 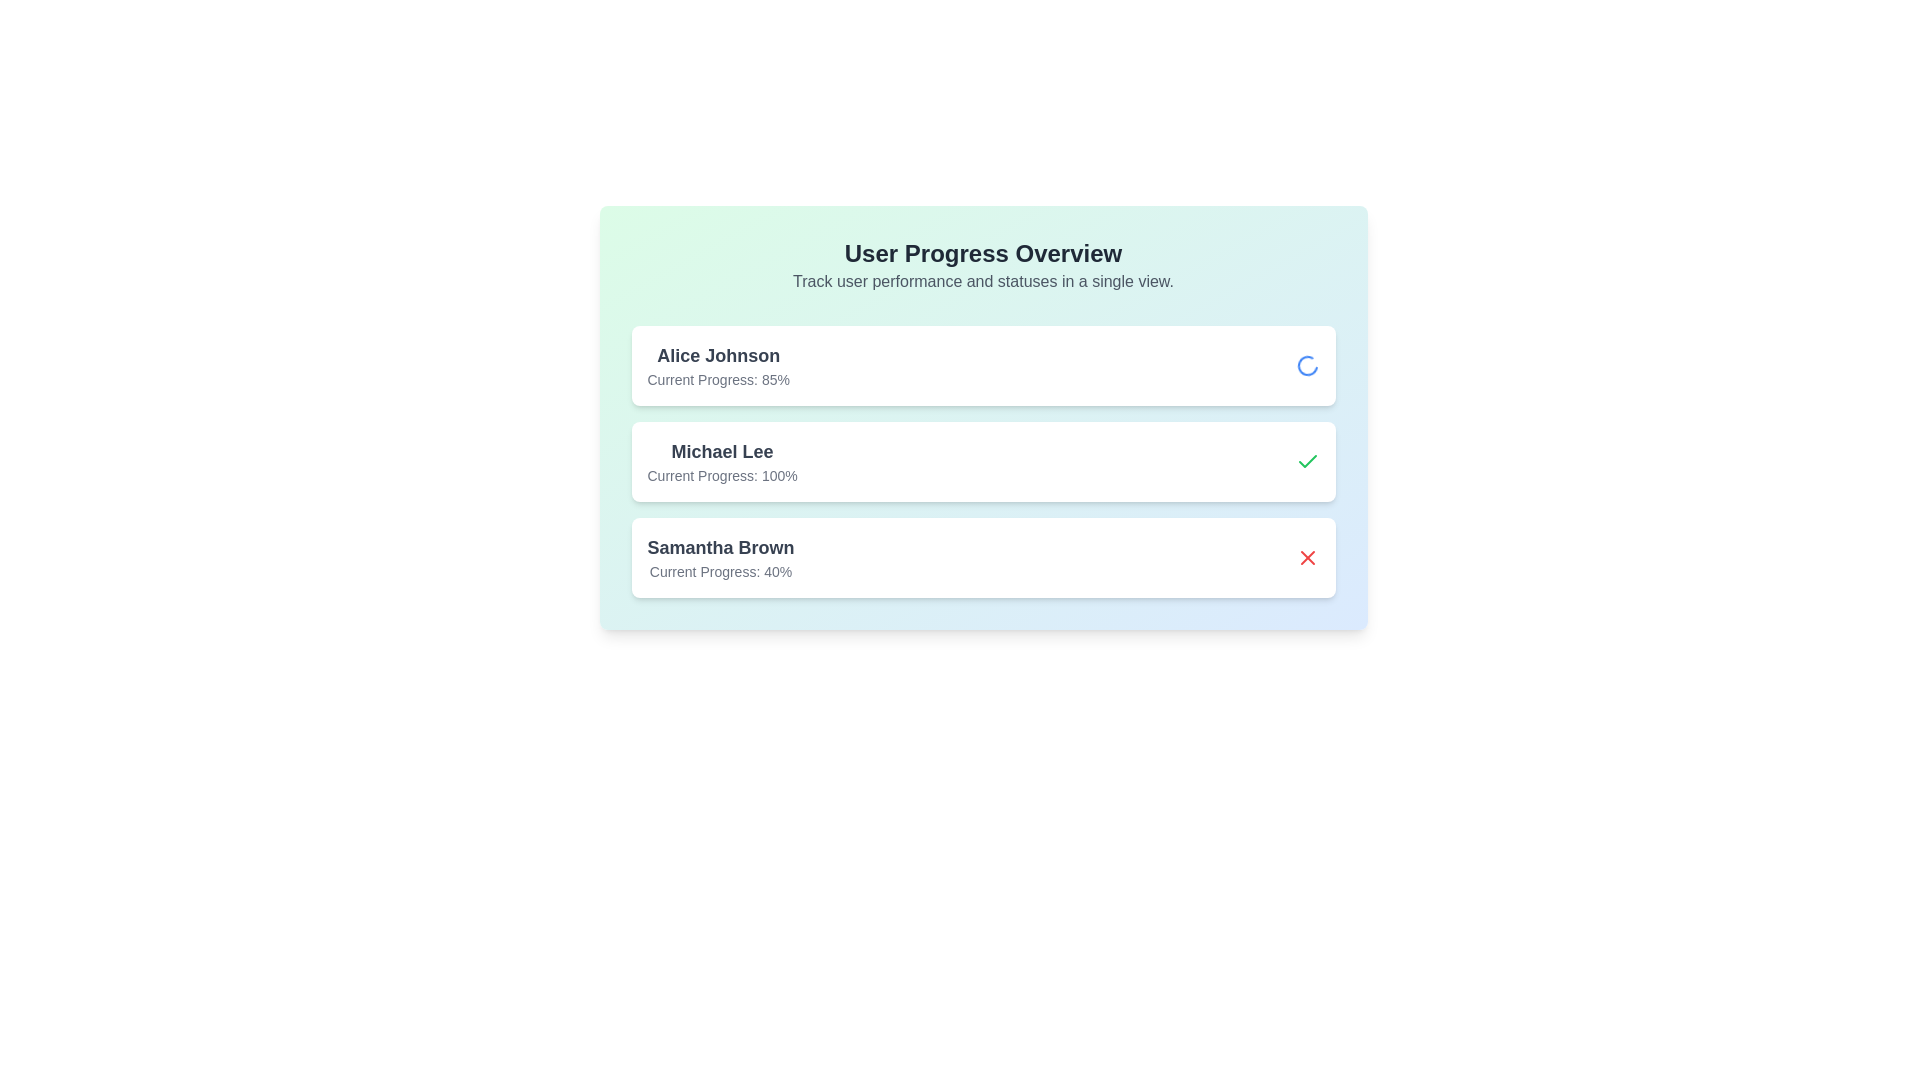 What do you see at coordinates (983, 558) in the screenshot?
I see `the user information card representing 'Samantha Brown', which is the third card in a vertically stacked list of three cards, located at the bottom of the stack` at bounding box center [983, 558].